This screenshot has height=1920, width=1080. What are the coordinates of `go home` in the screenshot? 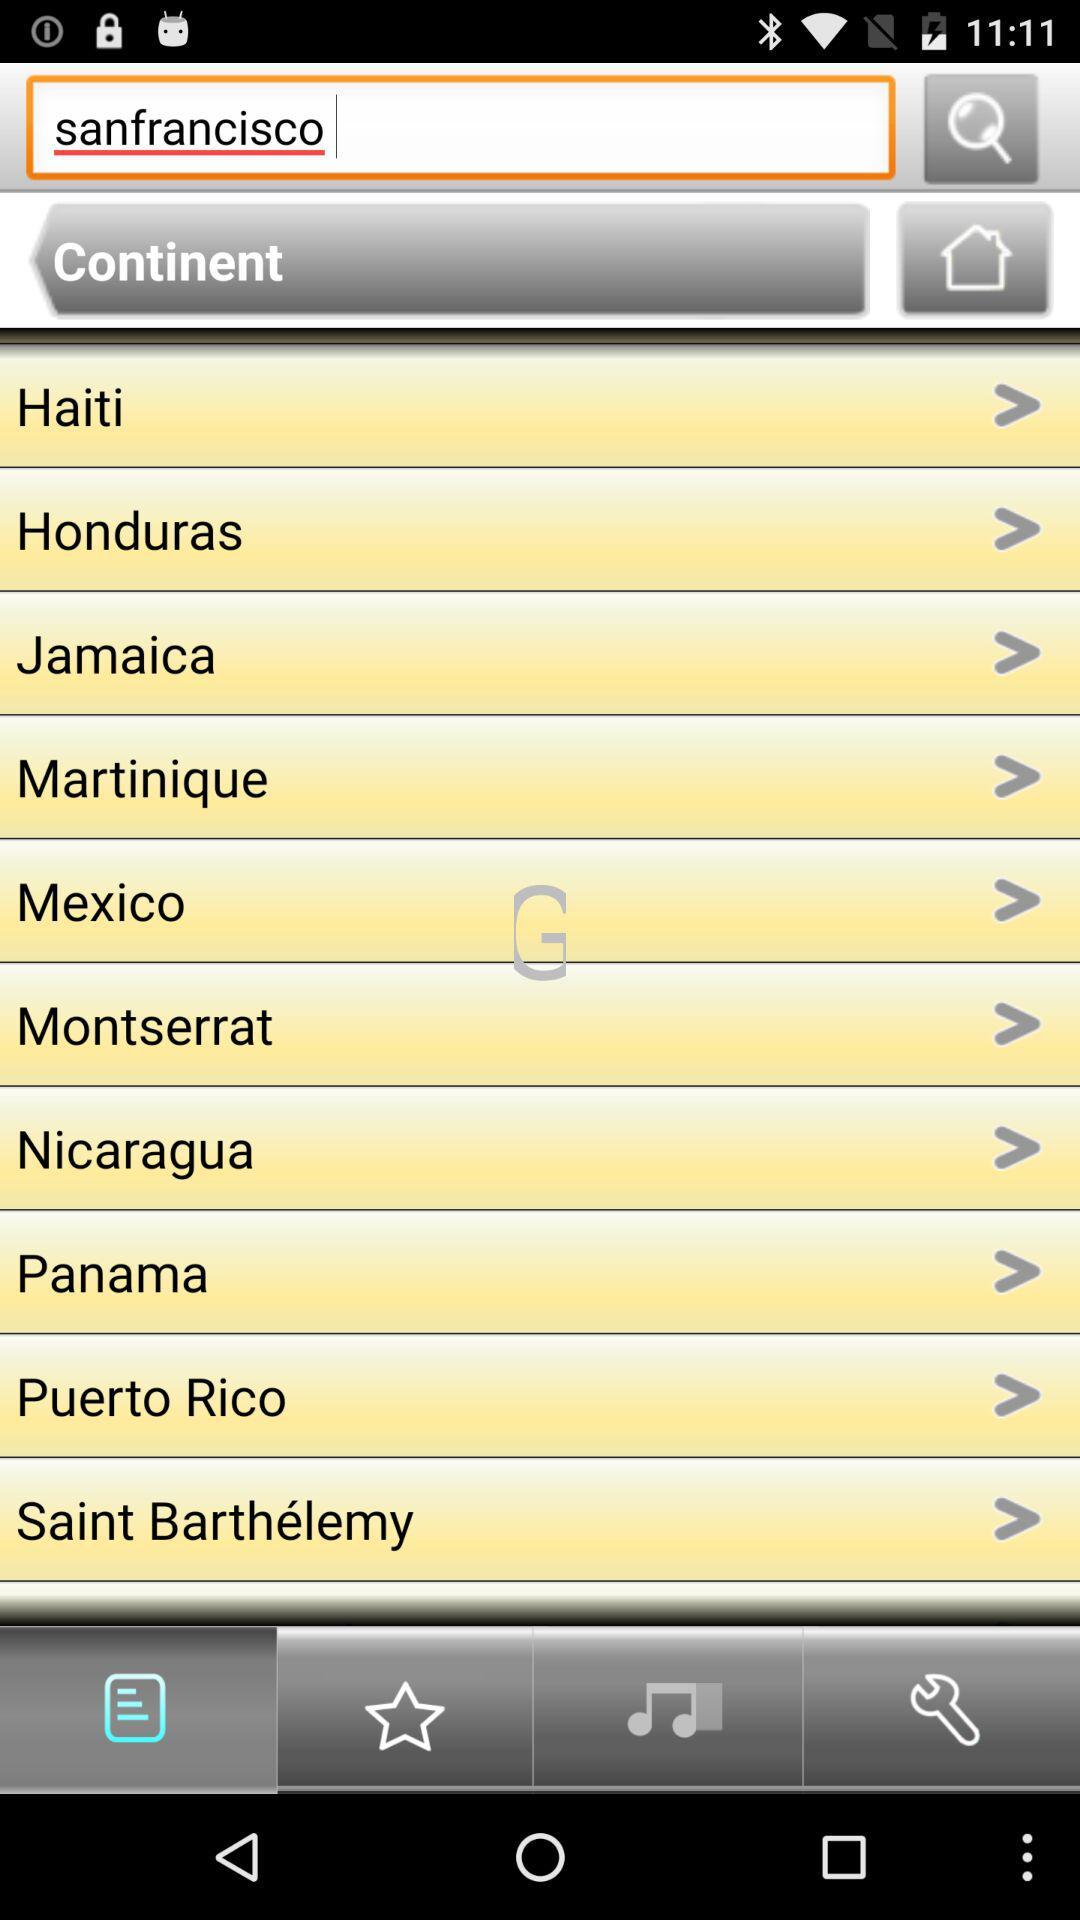 It's located at (974, 259).